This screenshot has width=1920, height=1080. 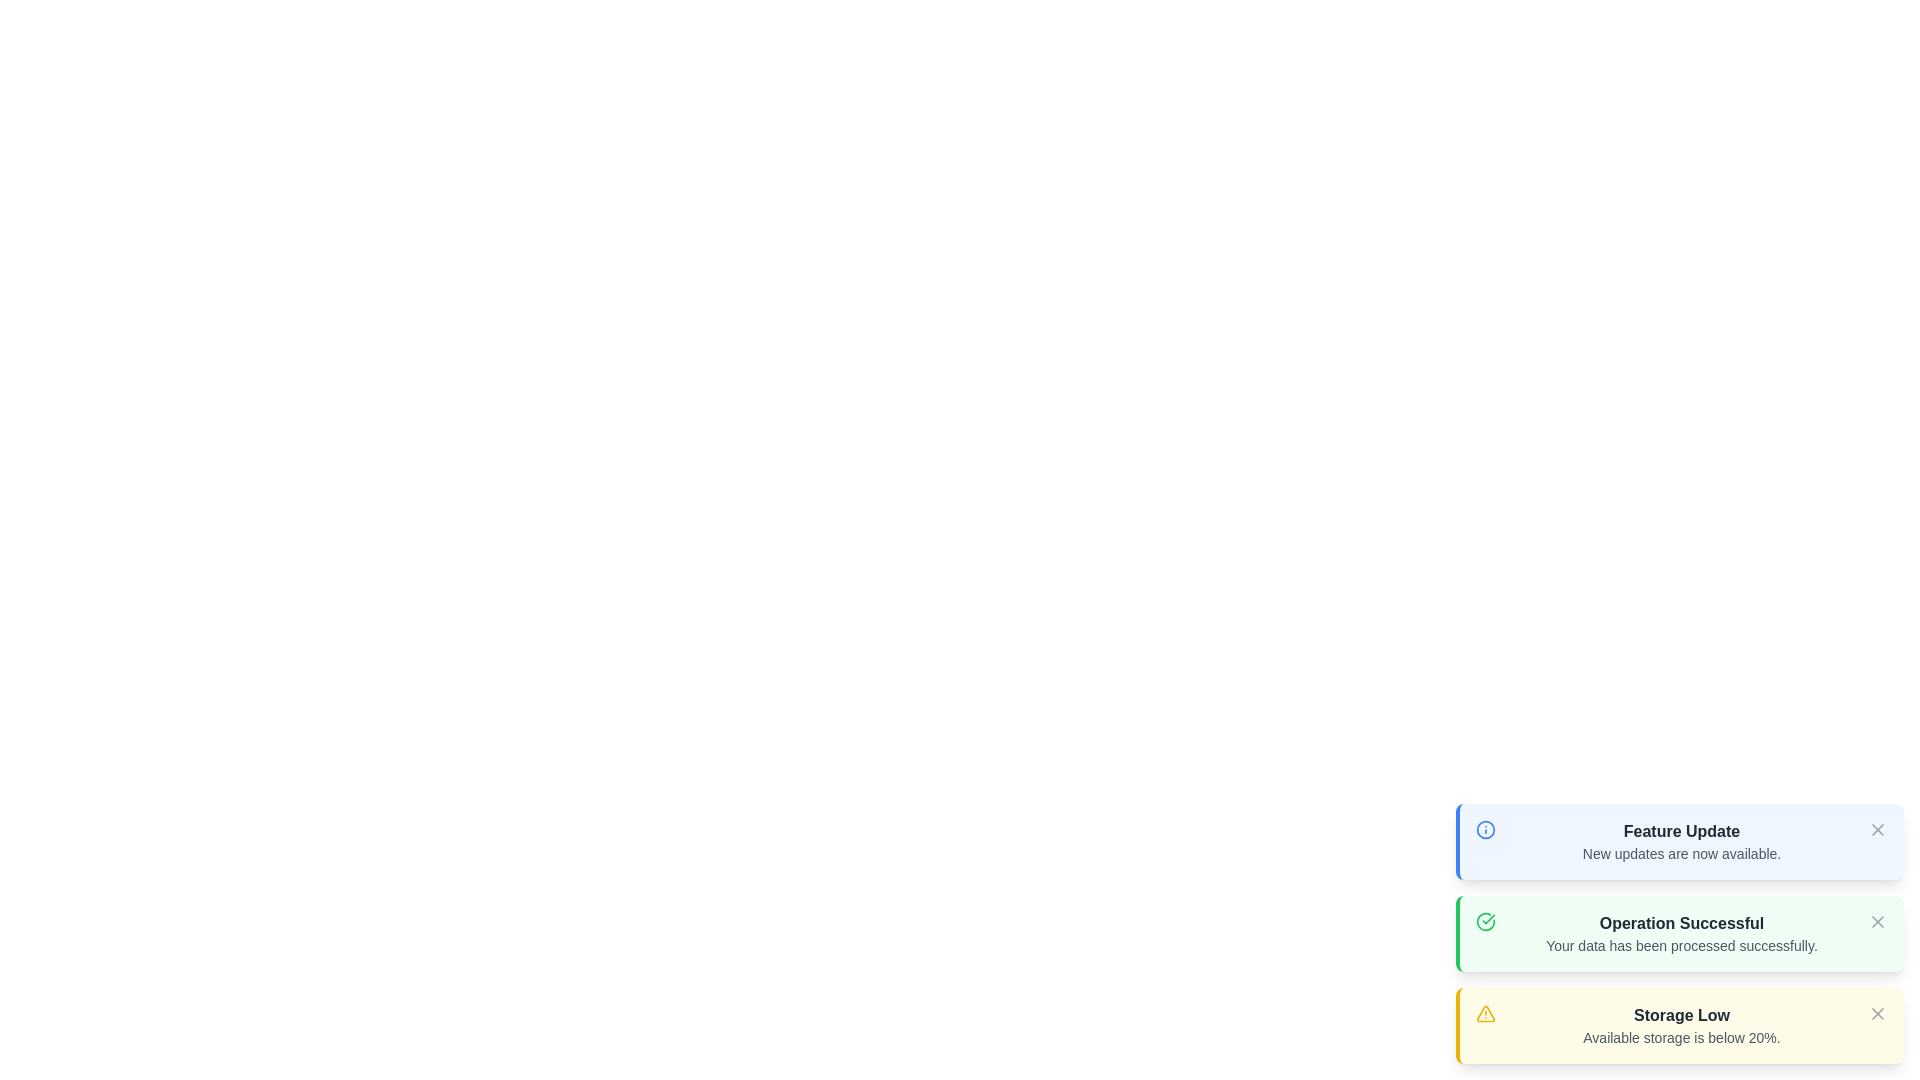 I want to click on the notification with title Operation Successful and details Your data has been processed successfully, so click(x=1680, y=924).